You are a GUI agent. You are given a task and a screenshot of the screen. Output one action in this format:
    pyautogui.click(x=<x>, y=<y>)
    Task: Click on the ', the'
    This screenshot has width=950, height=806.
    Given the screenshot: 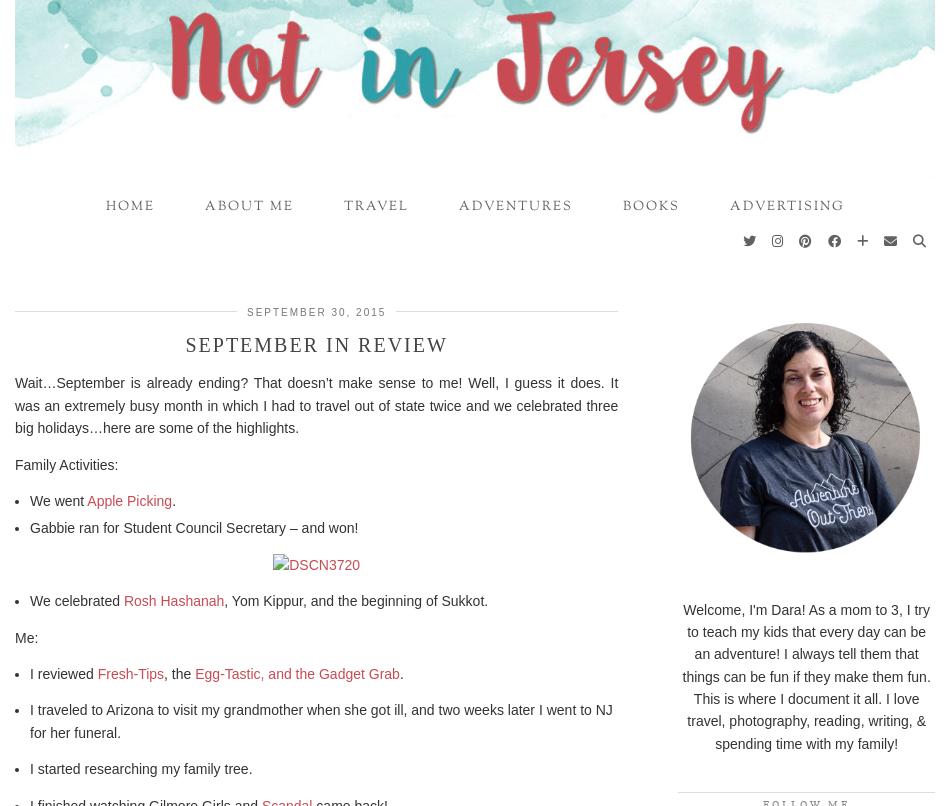 What is the action you would take?
    pyautogui.click(x=179, y=673)
    